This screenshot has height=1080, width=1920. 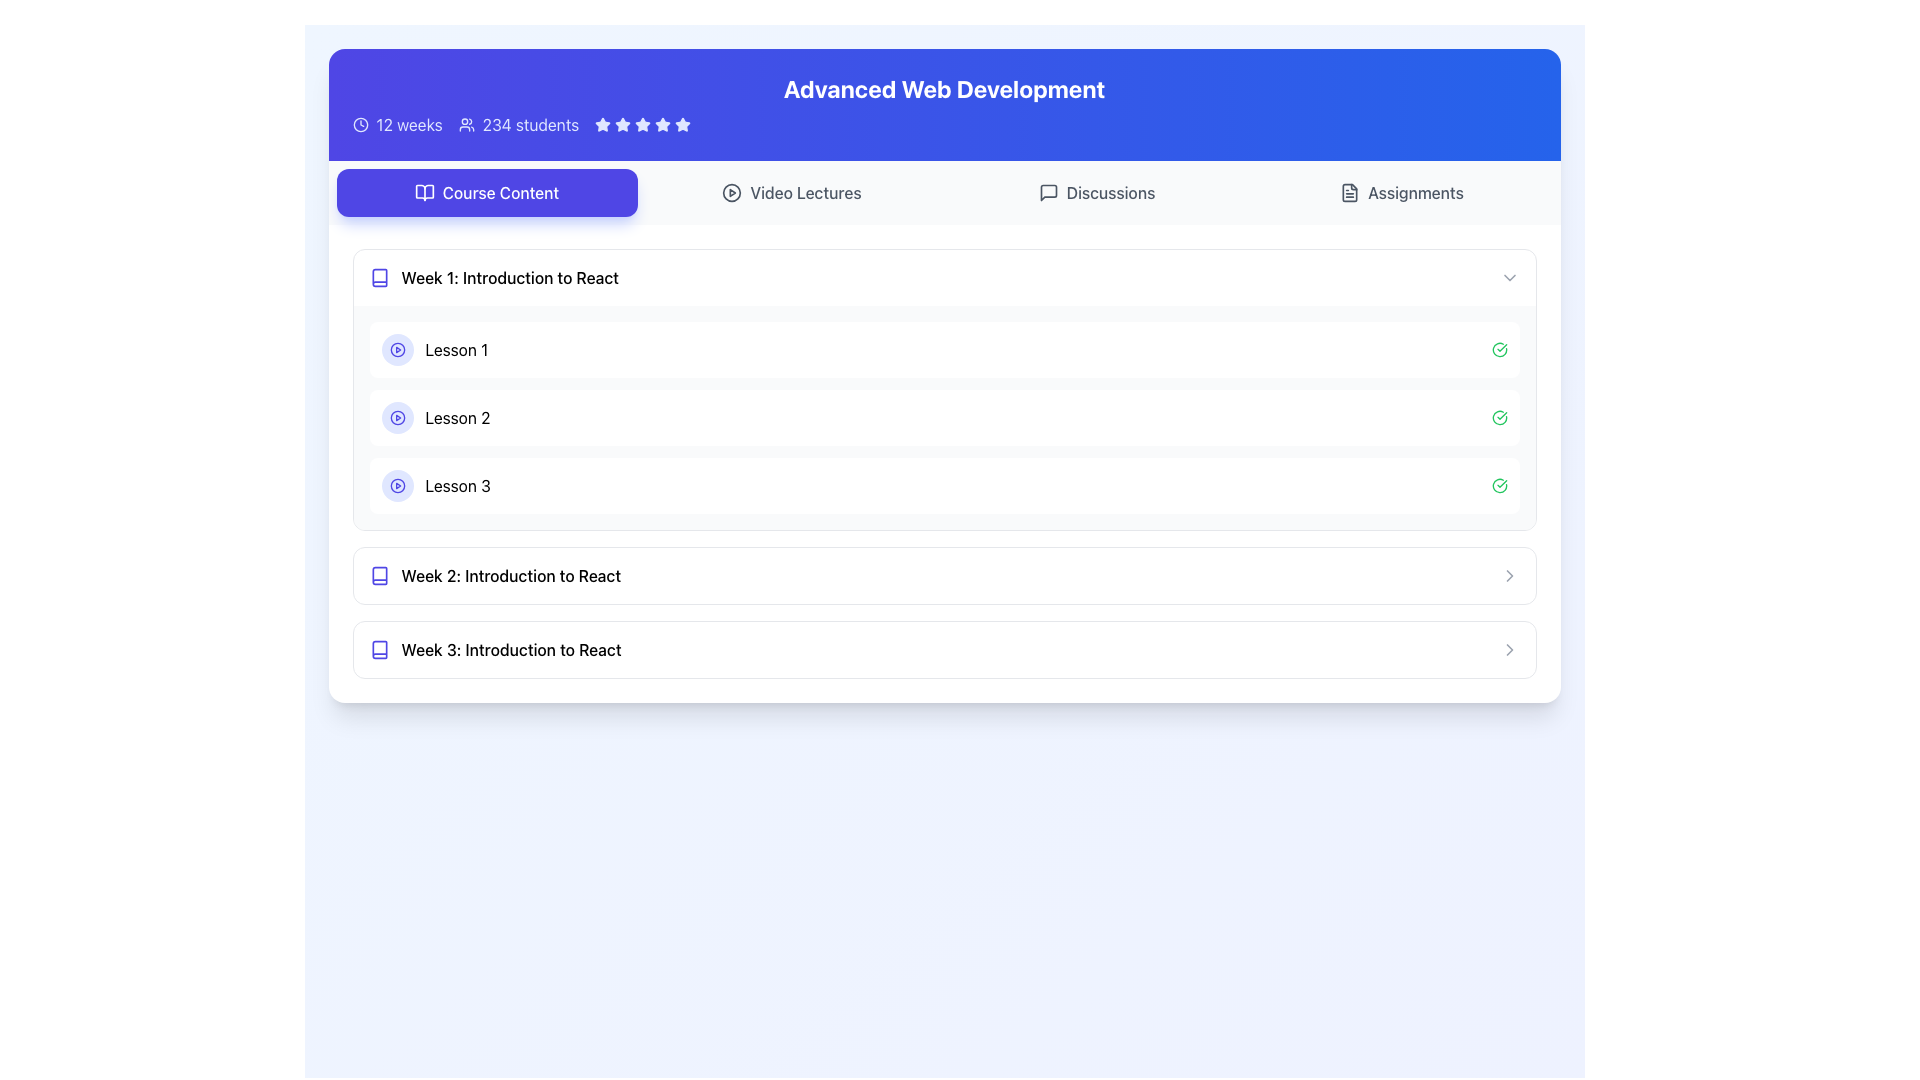 What do you see at coordinates (943, 349) in the screenshot?
I see `the 'Lesson 1' card in the Course Content section` at bounding box center [943, 349].